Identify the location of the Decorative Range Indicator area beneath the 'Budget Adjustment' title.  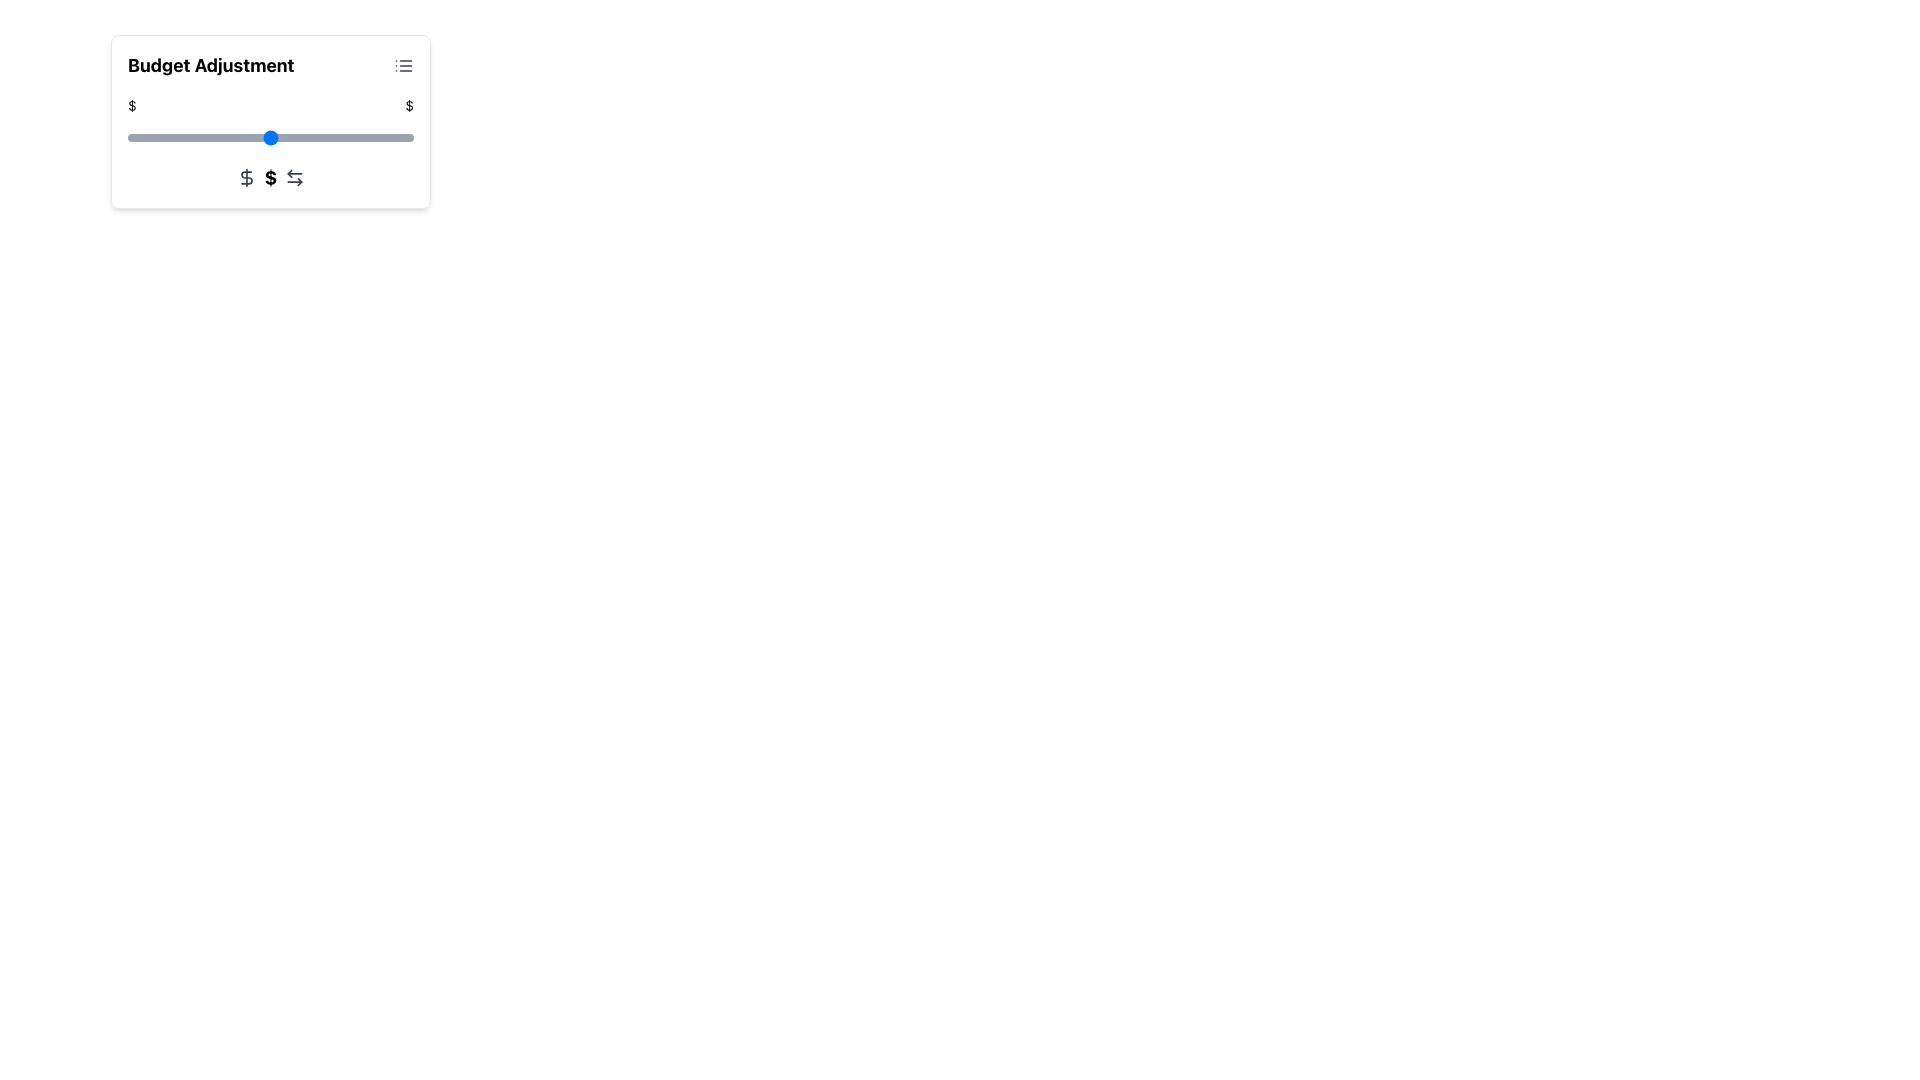
(269, 105).